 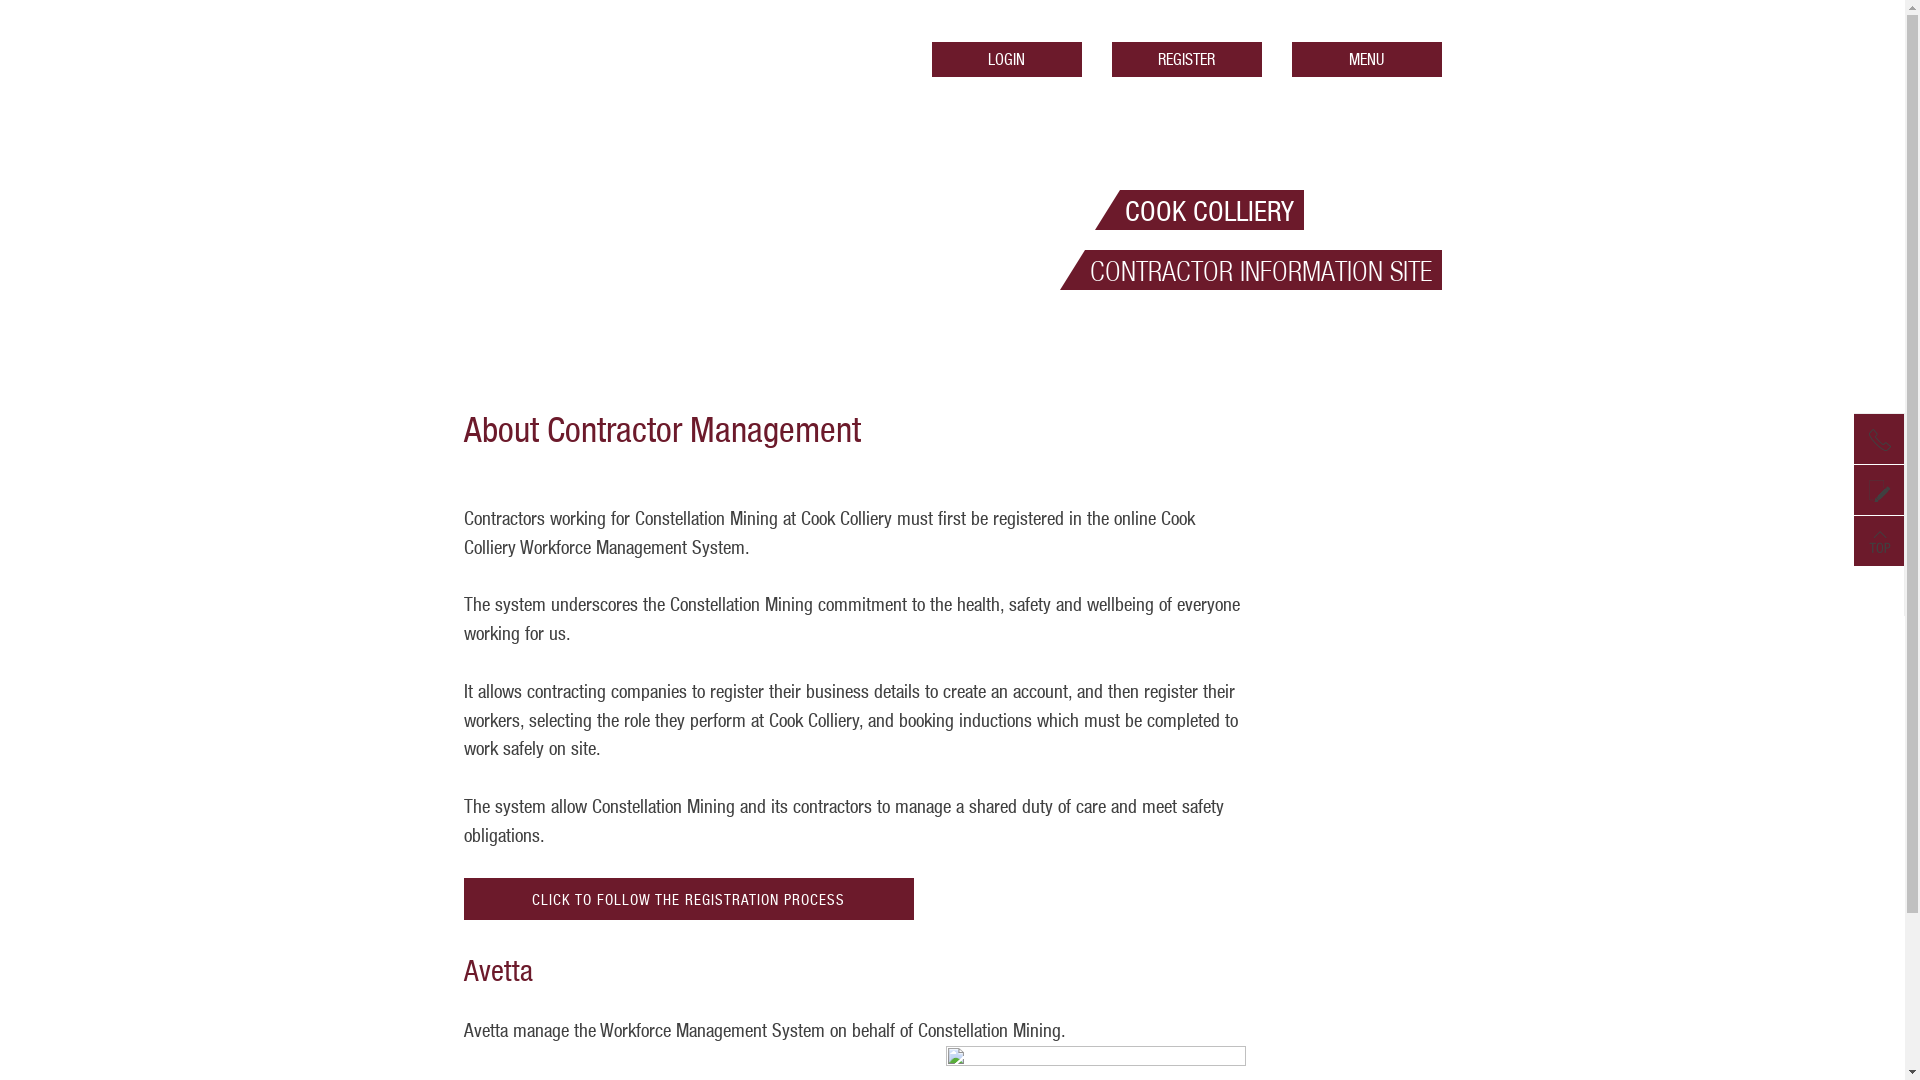 I want to click on 'LOGIN', so click(x=1007, y=58).